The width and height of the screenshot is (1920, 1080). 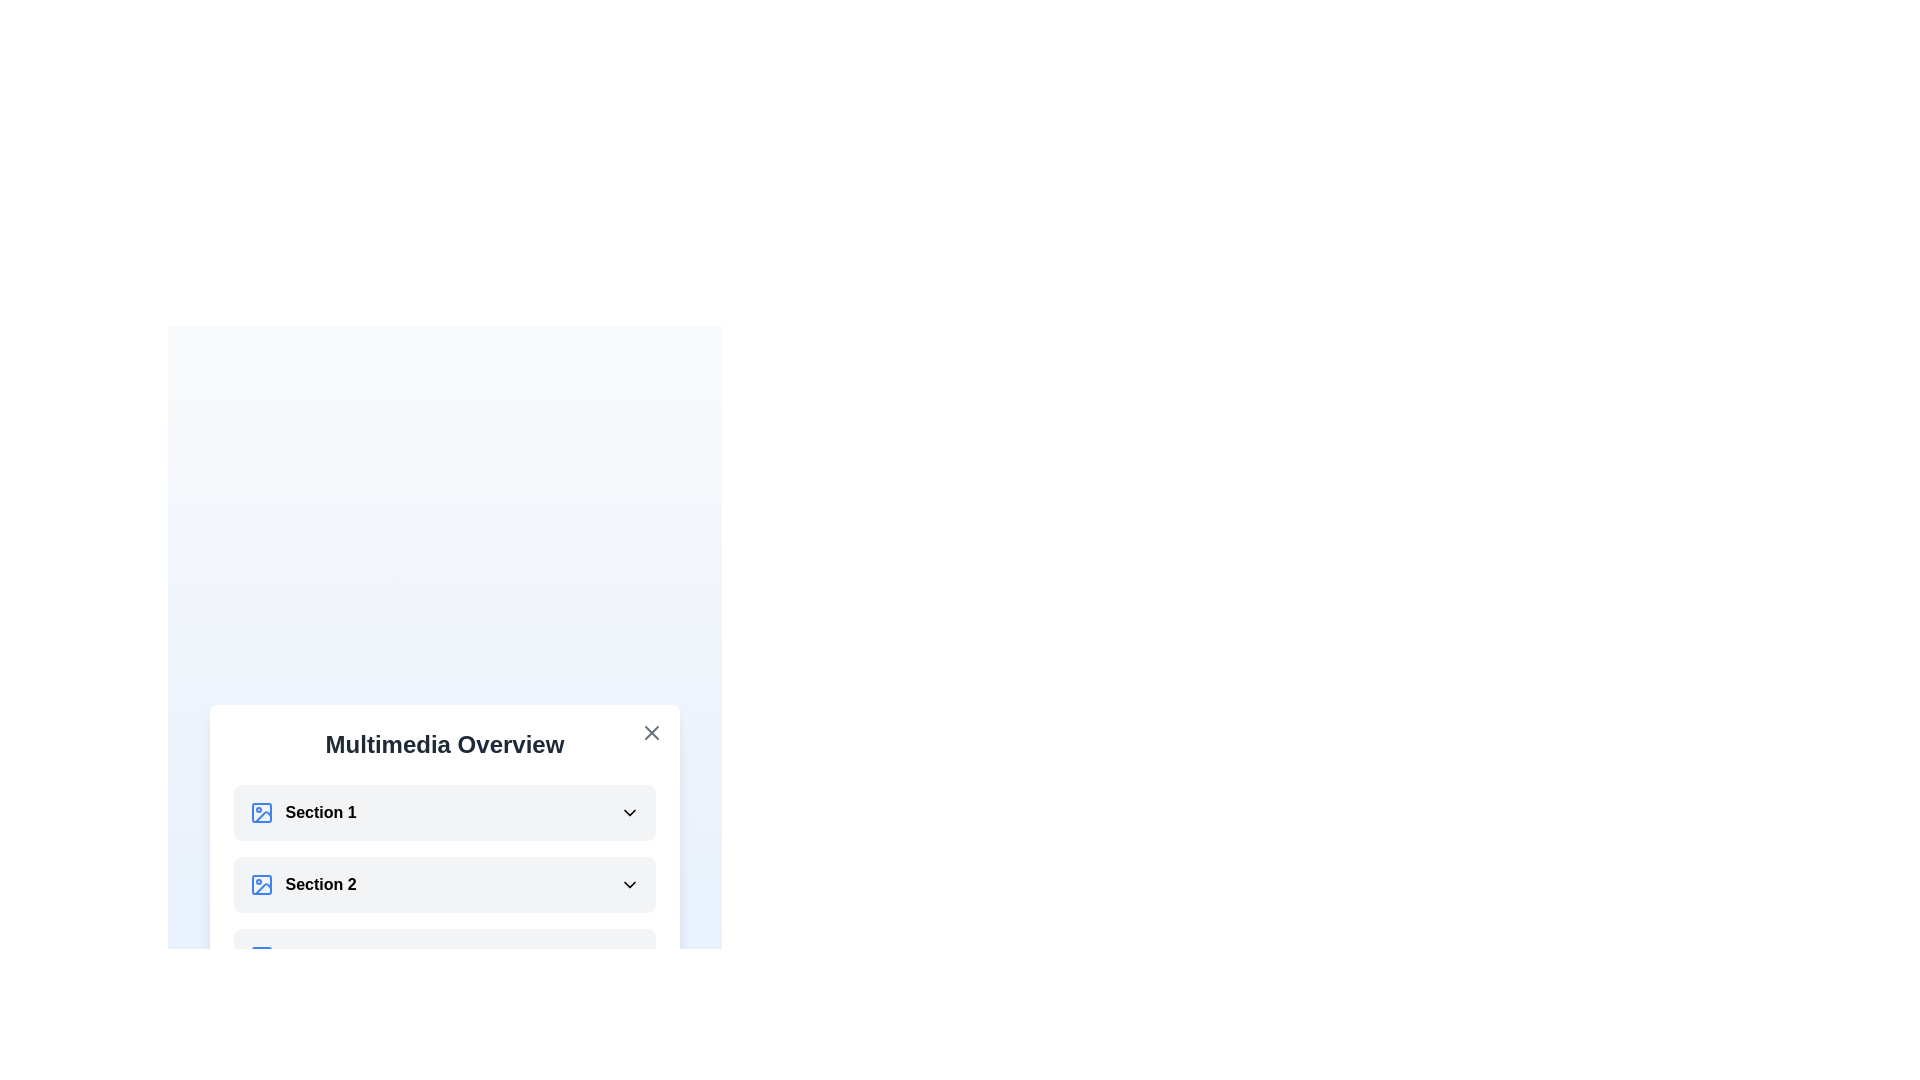 What do you see at coordinates (629, 813) in the screenshot?
I see `the dropdown indicator (chevron icon) located to the far right of the 'Section 1' row for keyboard interaction` at bounding box center [629, 813].